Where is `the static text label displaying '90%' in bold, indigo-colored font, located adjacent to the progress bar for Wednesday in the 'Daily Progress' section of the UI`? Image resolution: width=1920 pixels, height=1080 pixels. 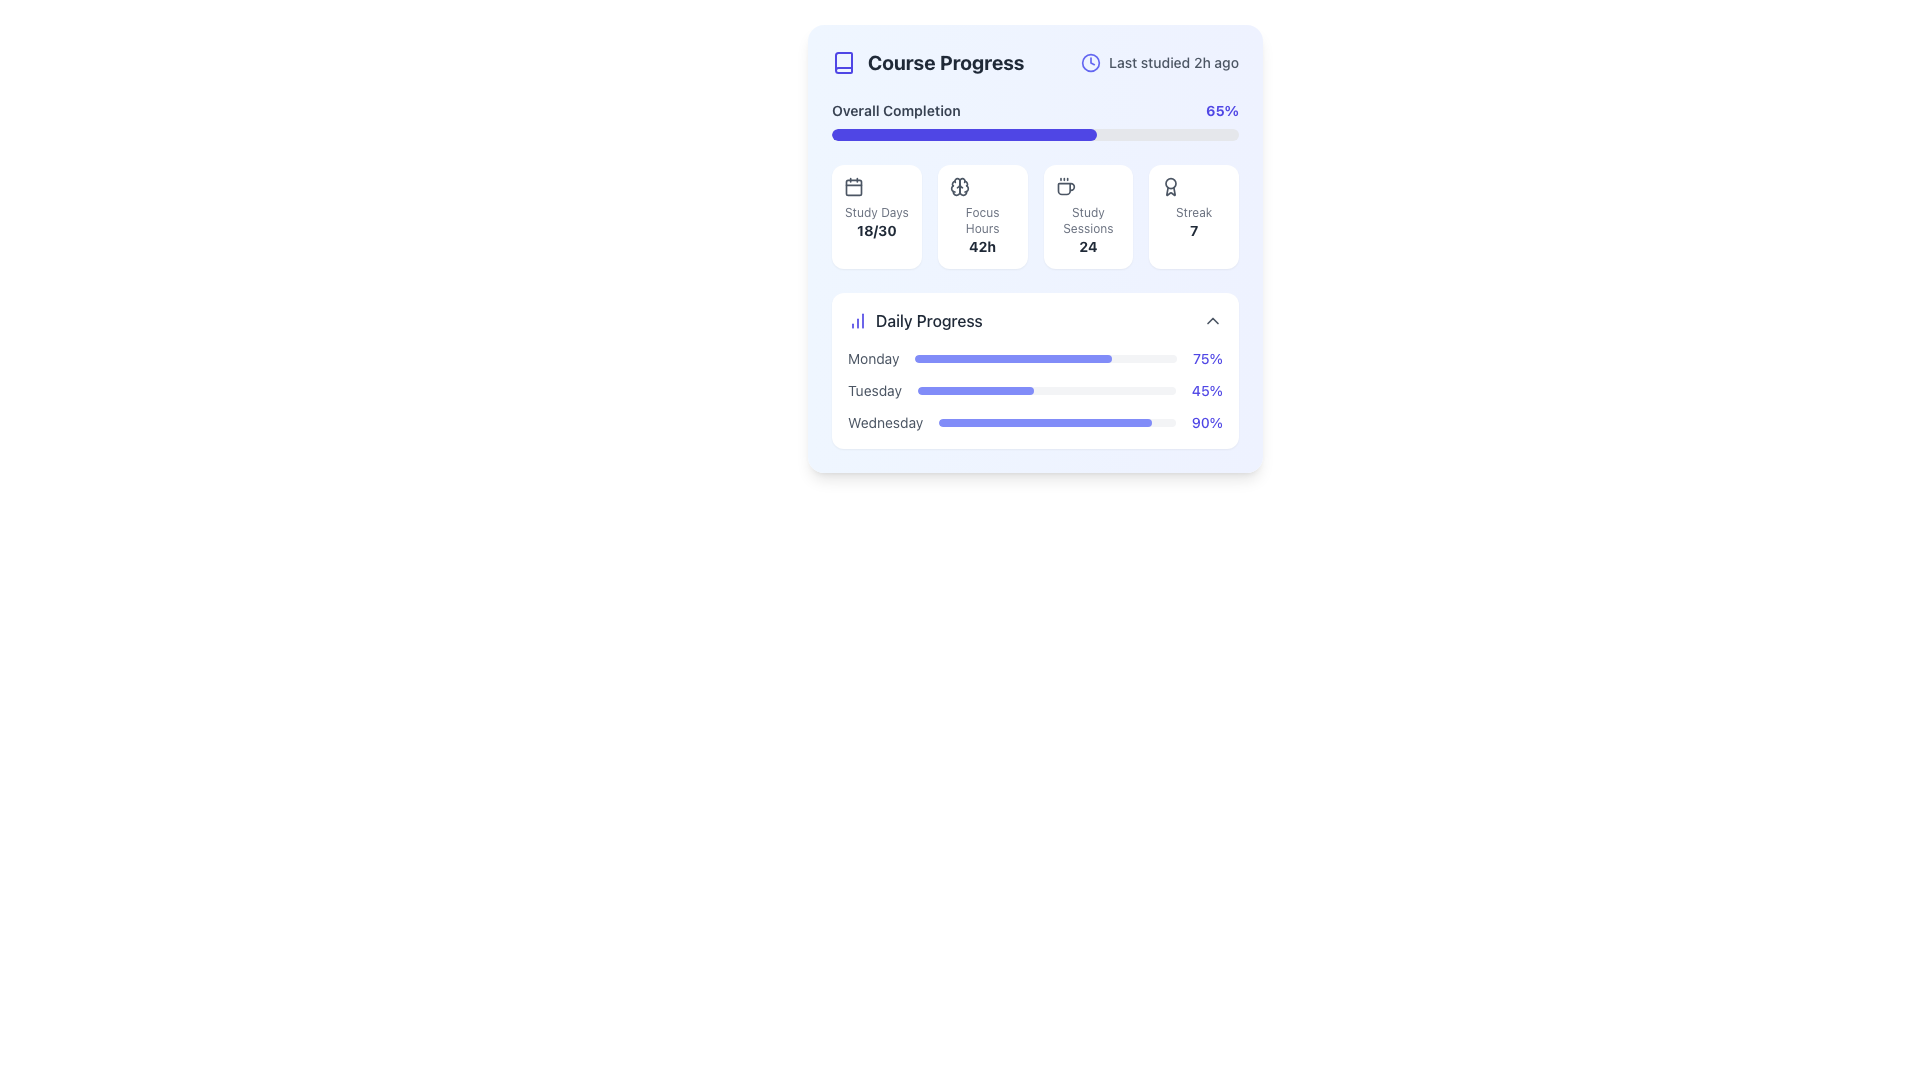 the static text label displaying '90%' in bold, indigo-colored font, located adjacent to the progress bar for Wednesday in the 'Daily Progress' section of the UI is located at coordinates (1206, 422).